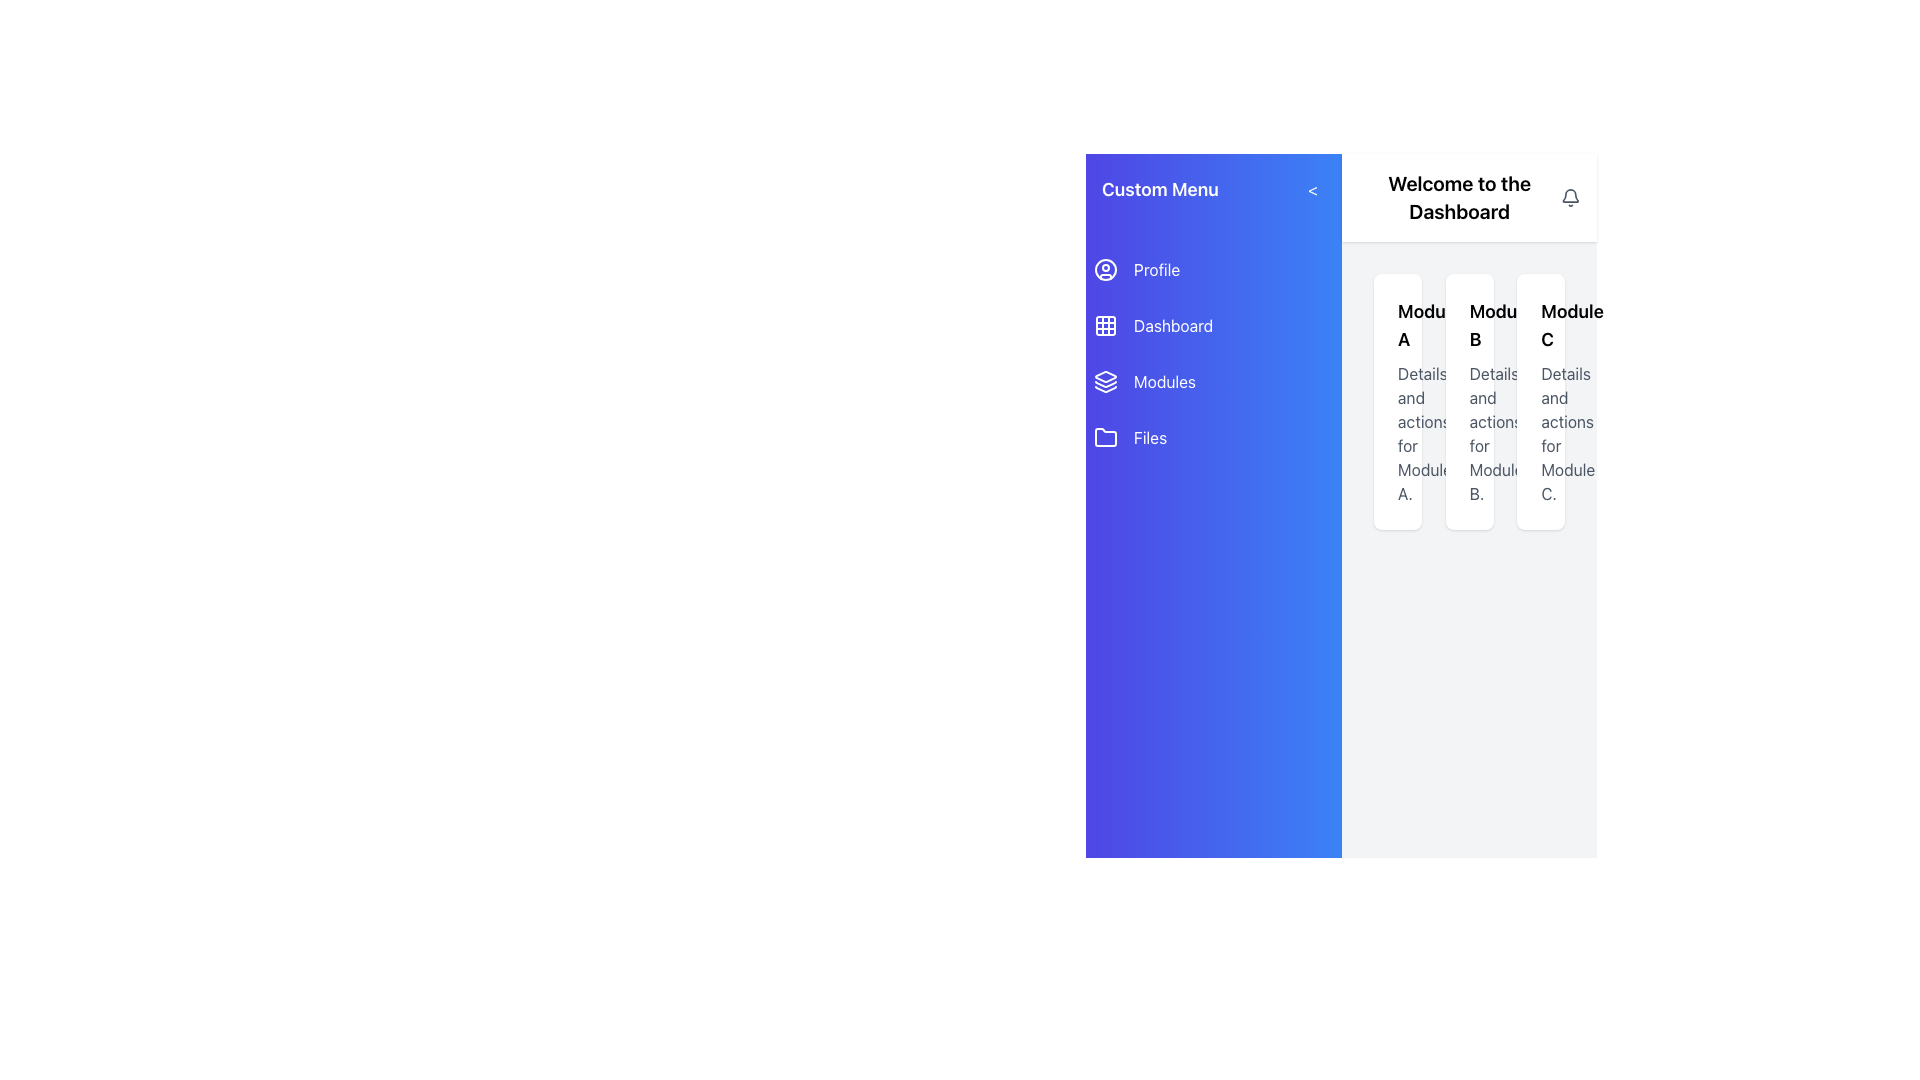 This screenshot has height=1080, width=1920. Describe the element at coordinates (1165, 381) in the screenshot. I see `the 'Modules' text label, which is the third item in the left-aligned vertical menu with a gradient blue background` at that location.